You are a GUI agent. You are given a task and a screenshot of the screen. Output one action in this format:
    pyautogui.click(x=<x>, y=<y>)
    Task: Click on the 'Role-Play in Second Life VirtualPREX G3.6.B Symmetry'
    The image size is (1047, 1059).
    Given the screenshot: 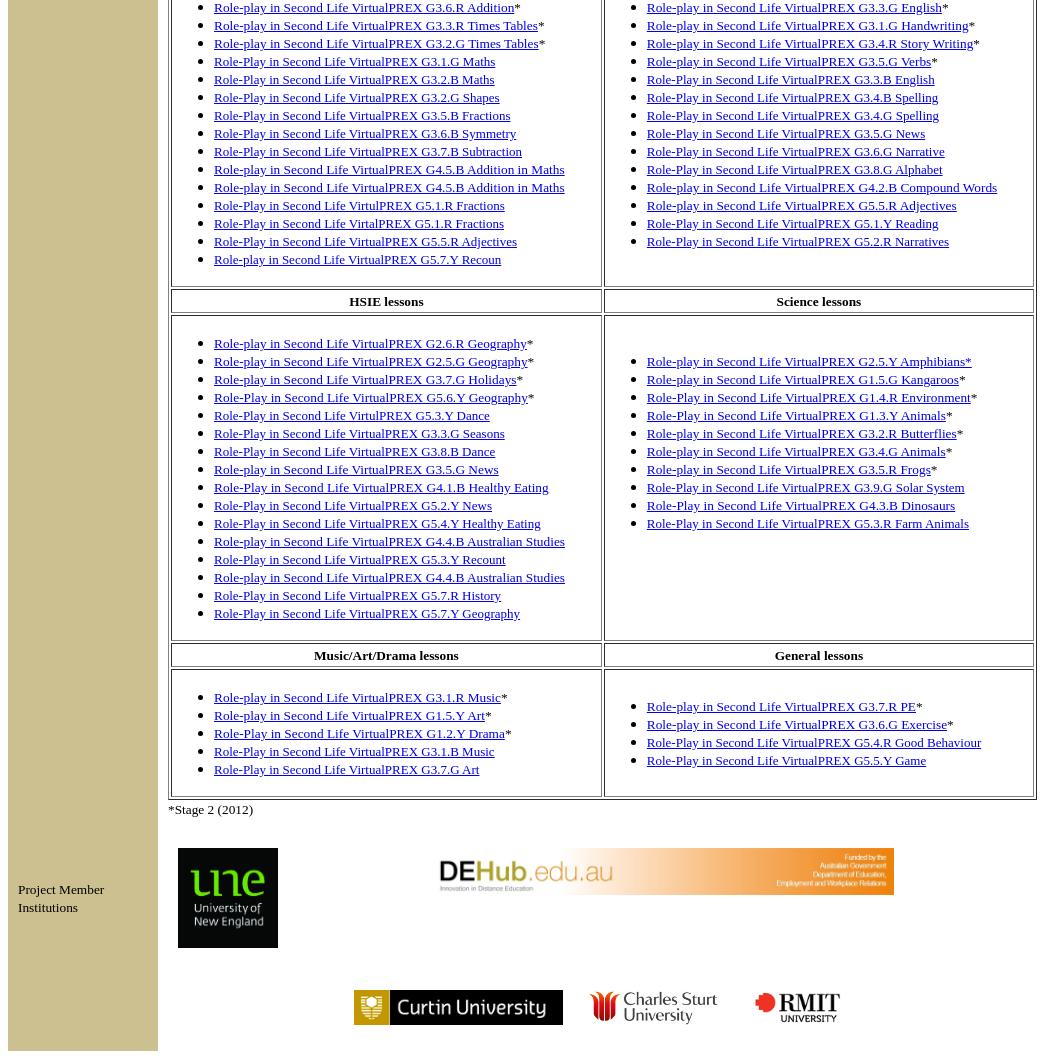 What is the action you would take?
    pyautogui.click(x=364, y=132)
    